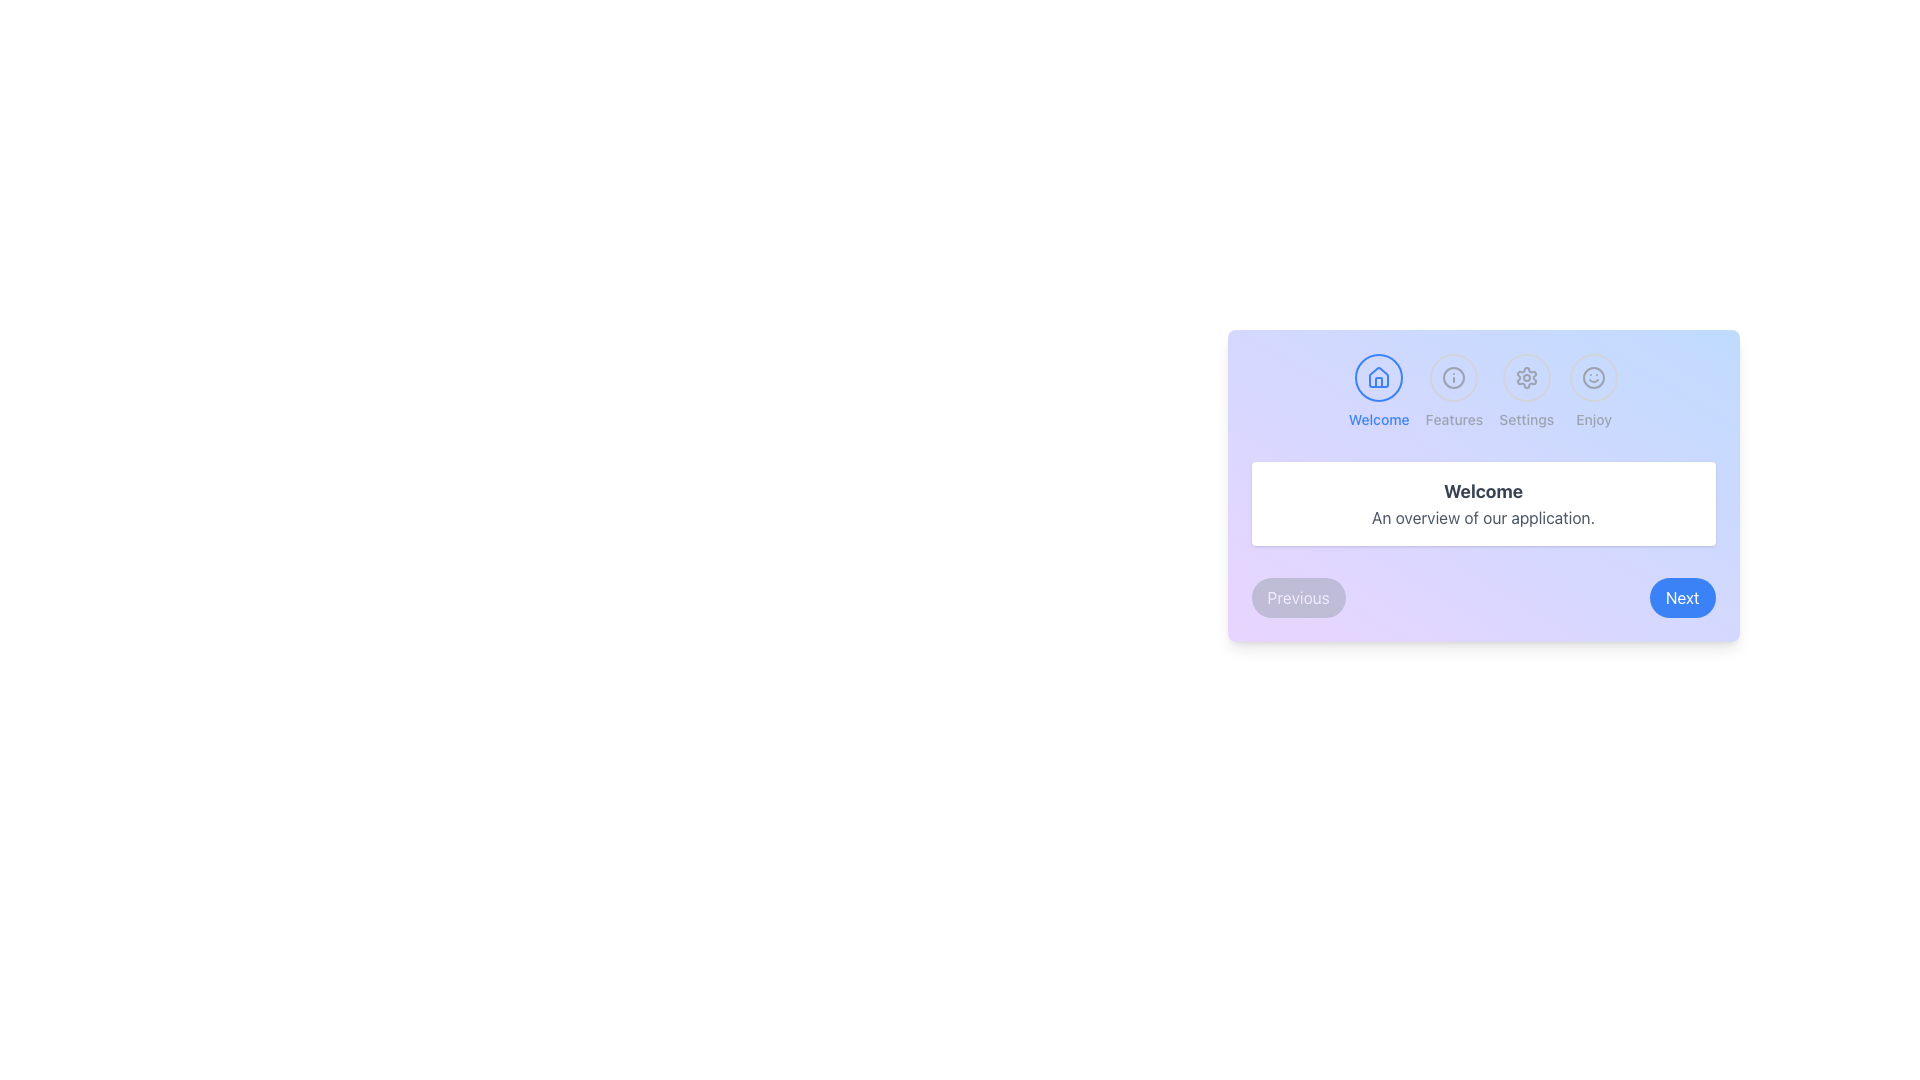  I want to click on the 'Settings' composite element, which features a gear icon and a label, so click(1525, 392).